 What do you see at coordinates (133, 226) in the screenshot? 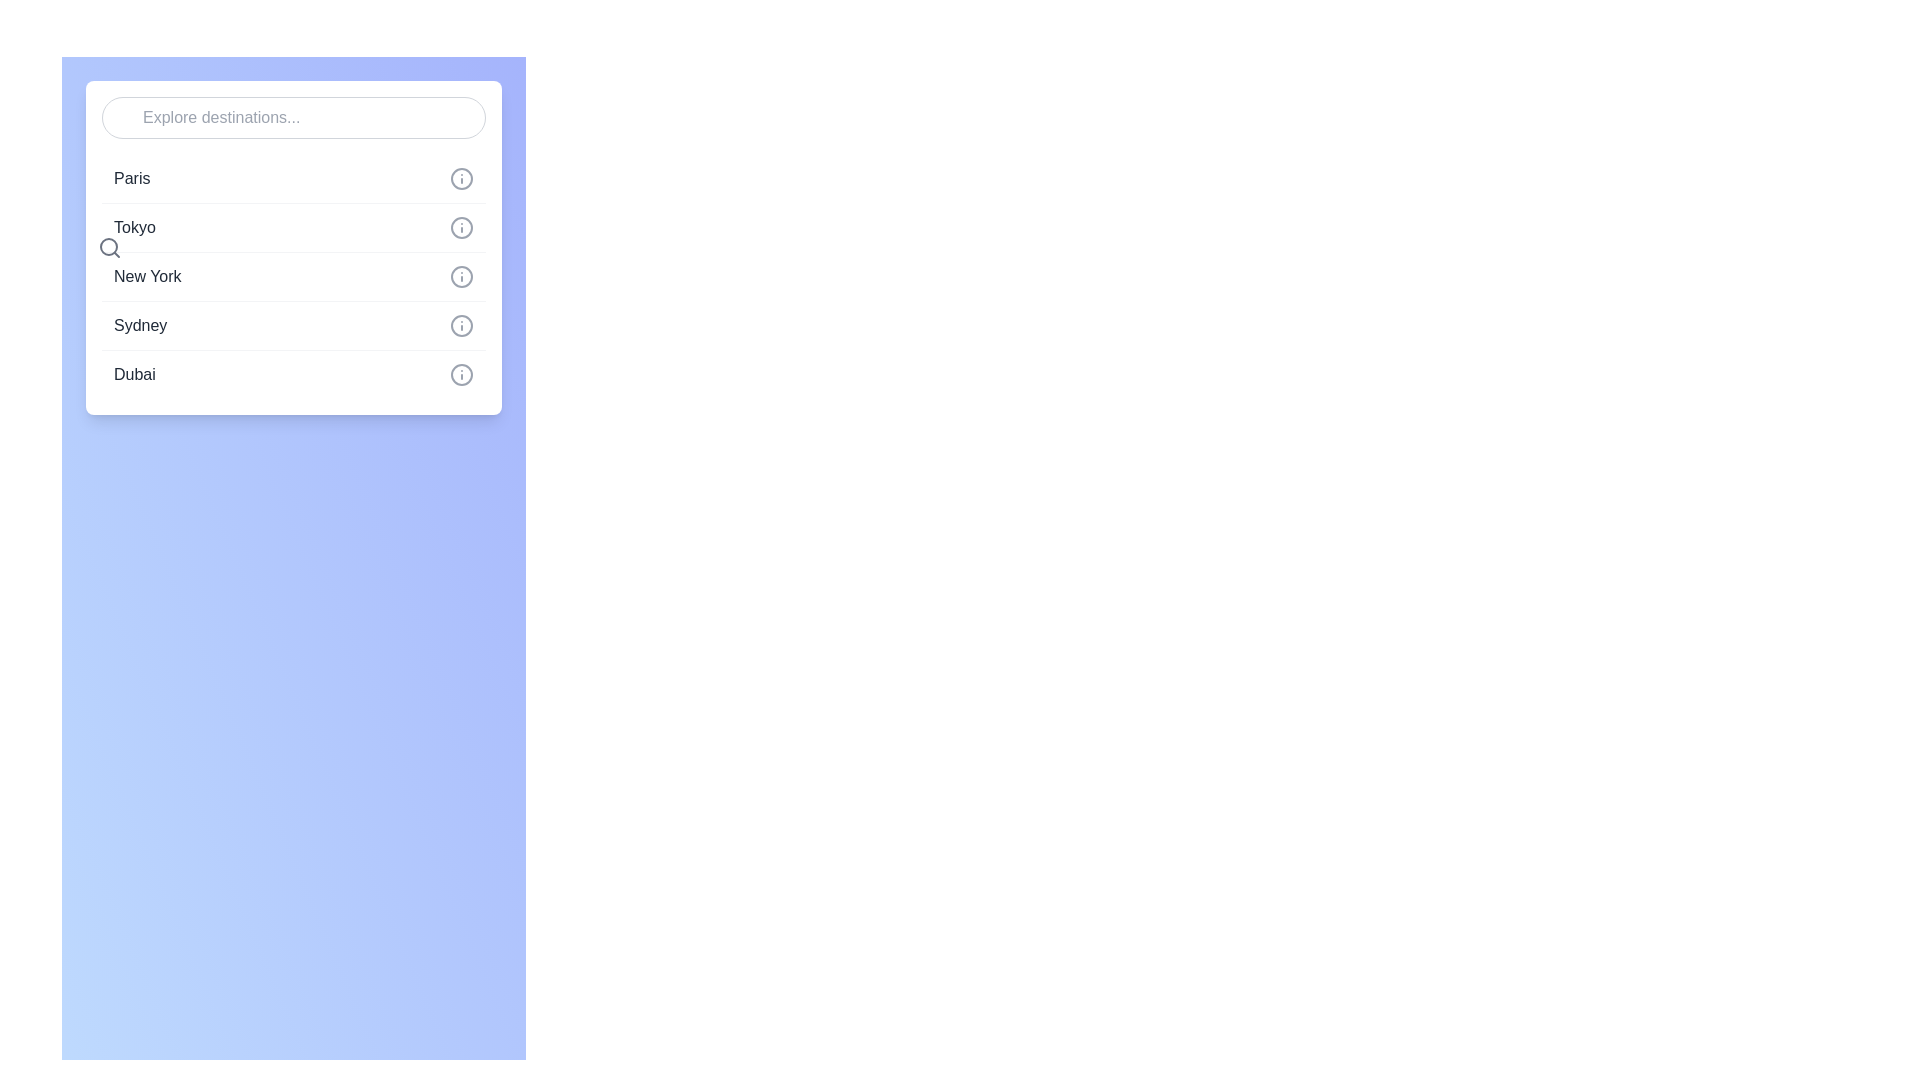
I see `the text label 'Tokyo', which is the second item in the list of city names, positioned below 'Paris' and above 'New York'` at bounding box center [133, 226].